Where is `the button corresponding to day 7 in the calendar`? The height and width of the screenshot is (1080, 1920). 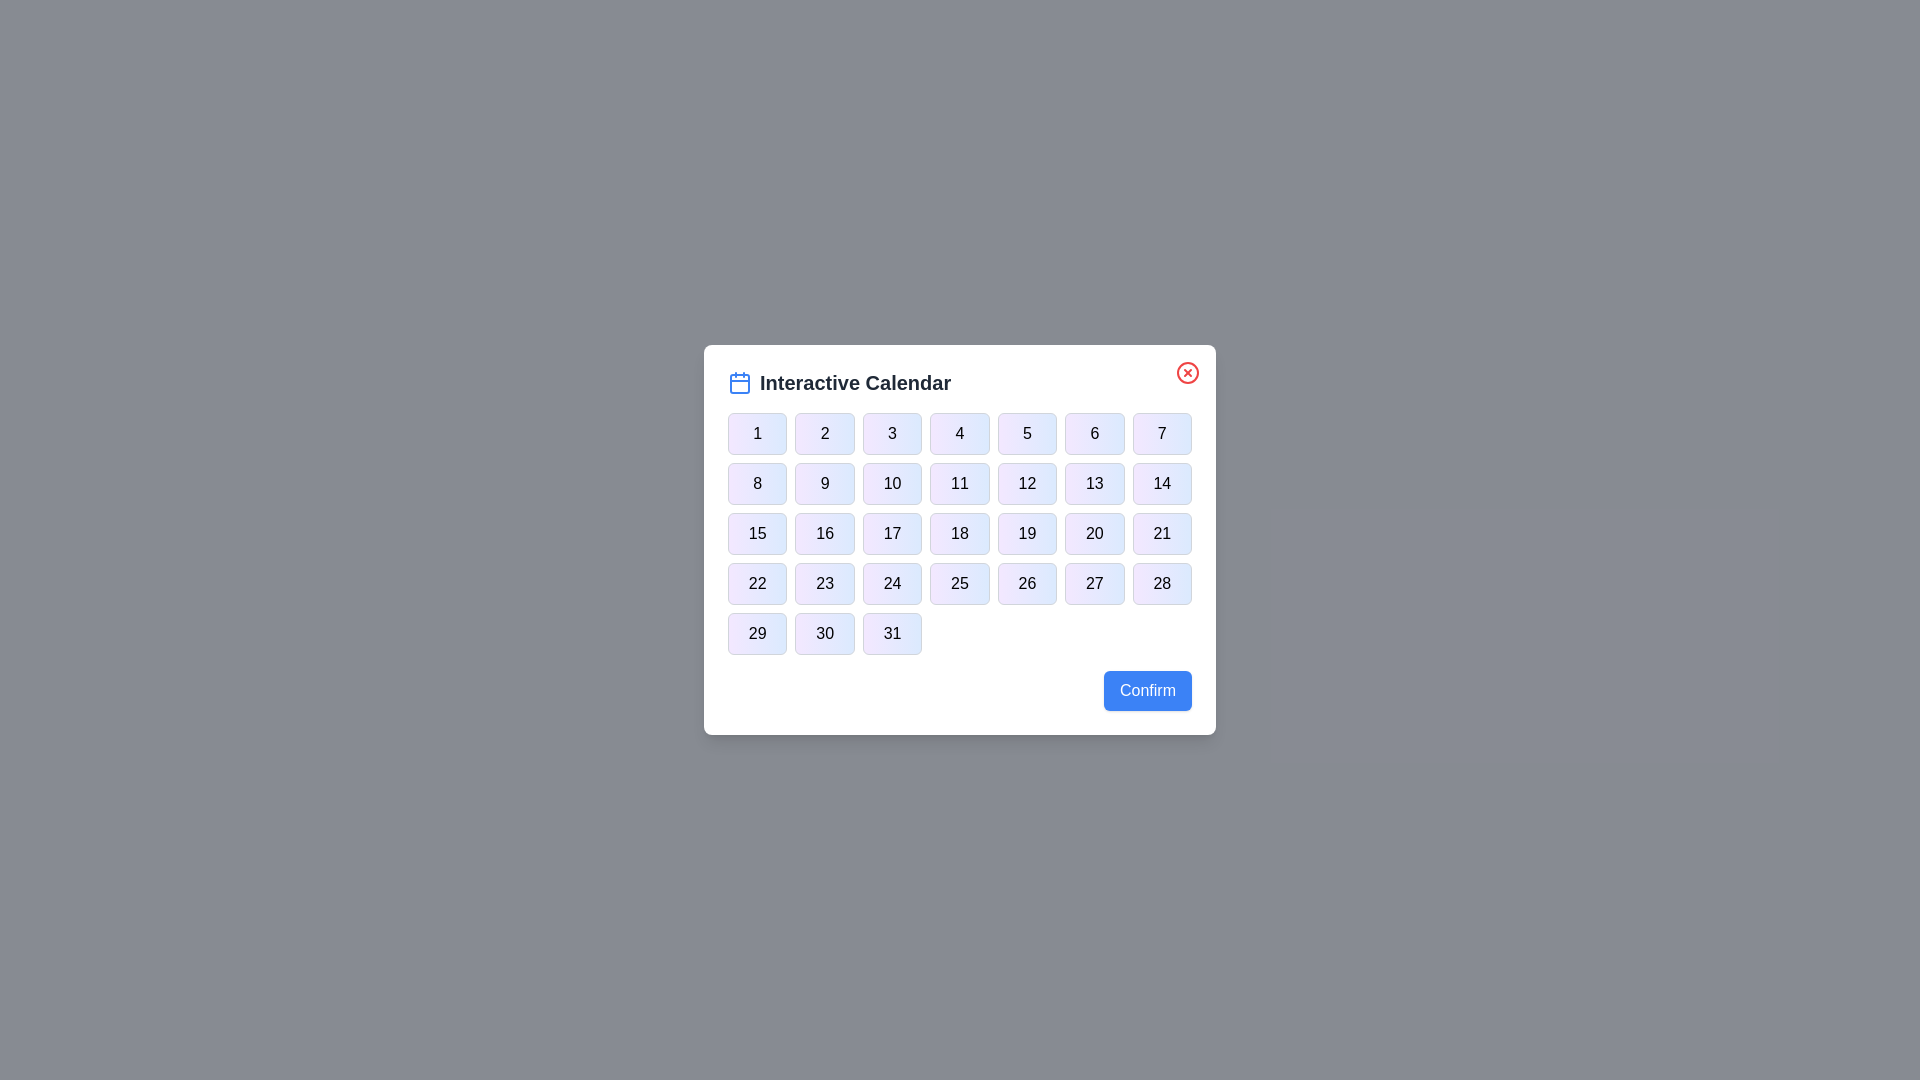
the button corresponding to day 7 in the calendar is located at coordinates (1162, 433).